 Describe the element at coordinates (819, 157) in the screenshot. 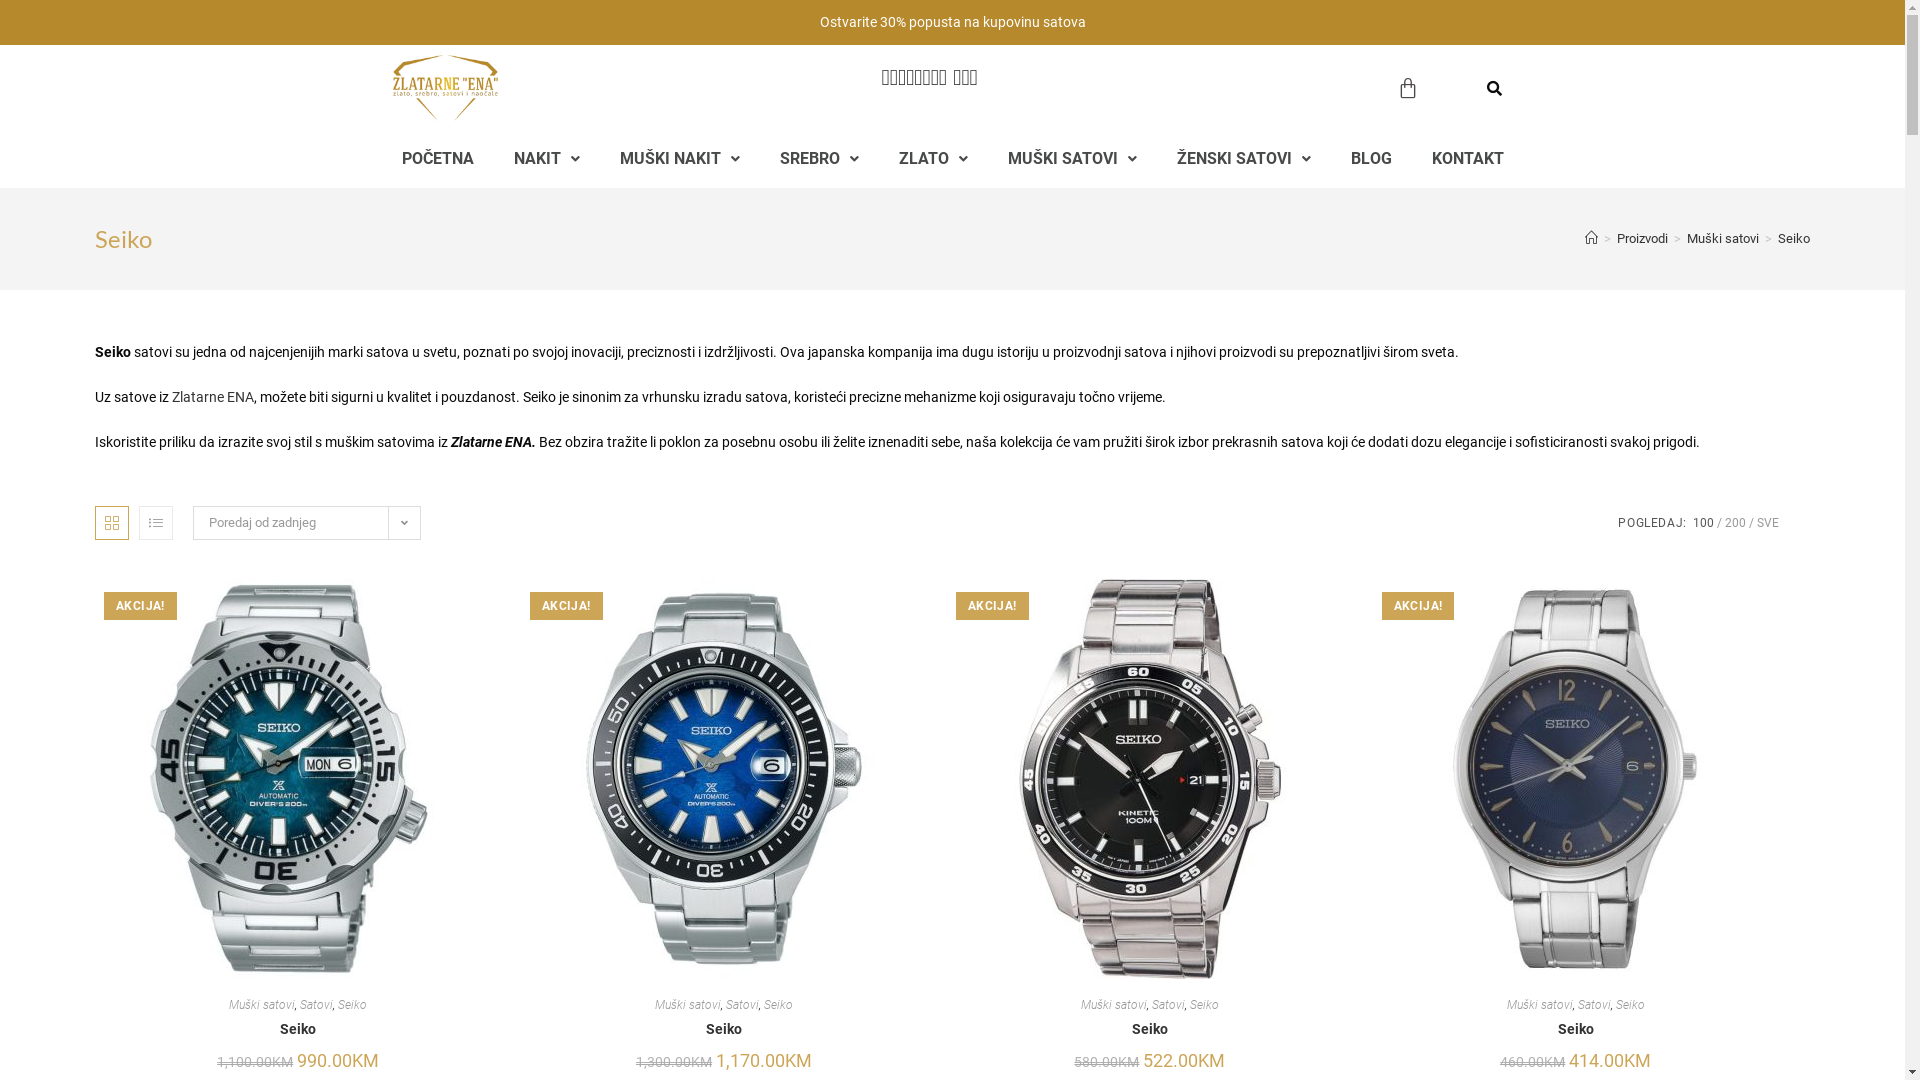

I see `'SREBRO'` at that location.